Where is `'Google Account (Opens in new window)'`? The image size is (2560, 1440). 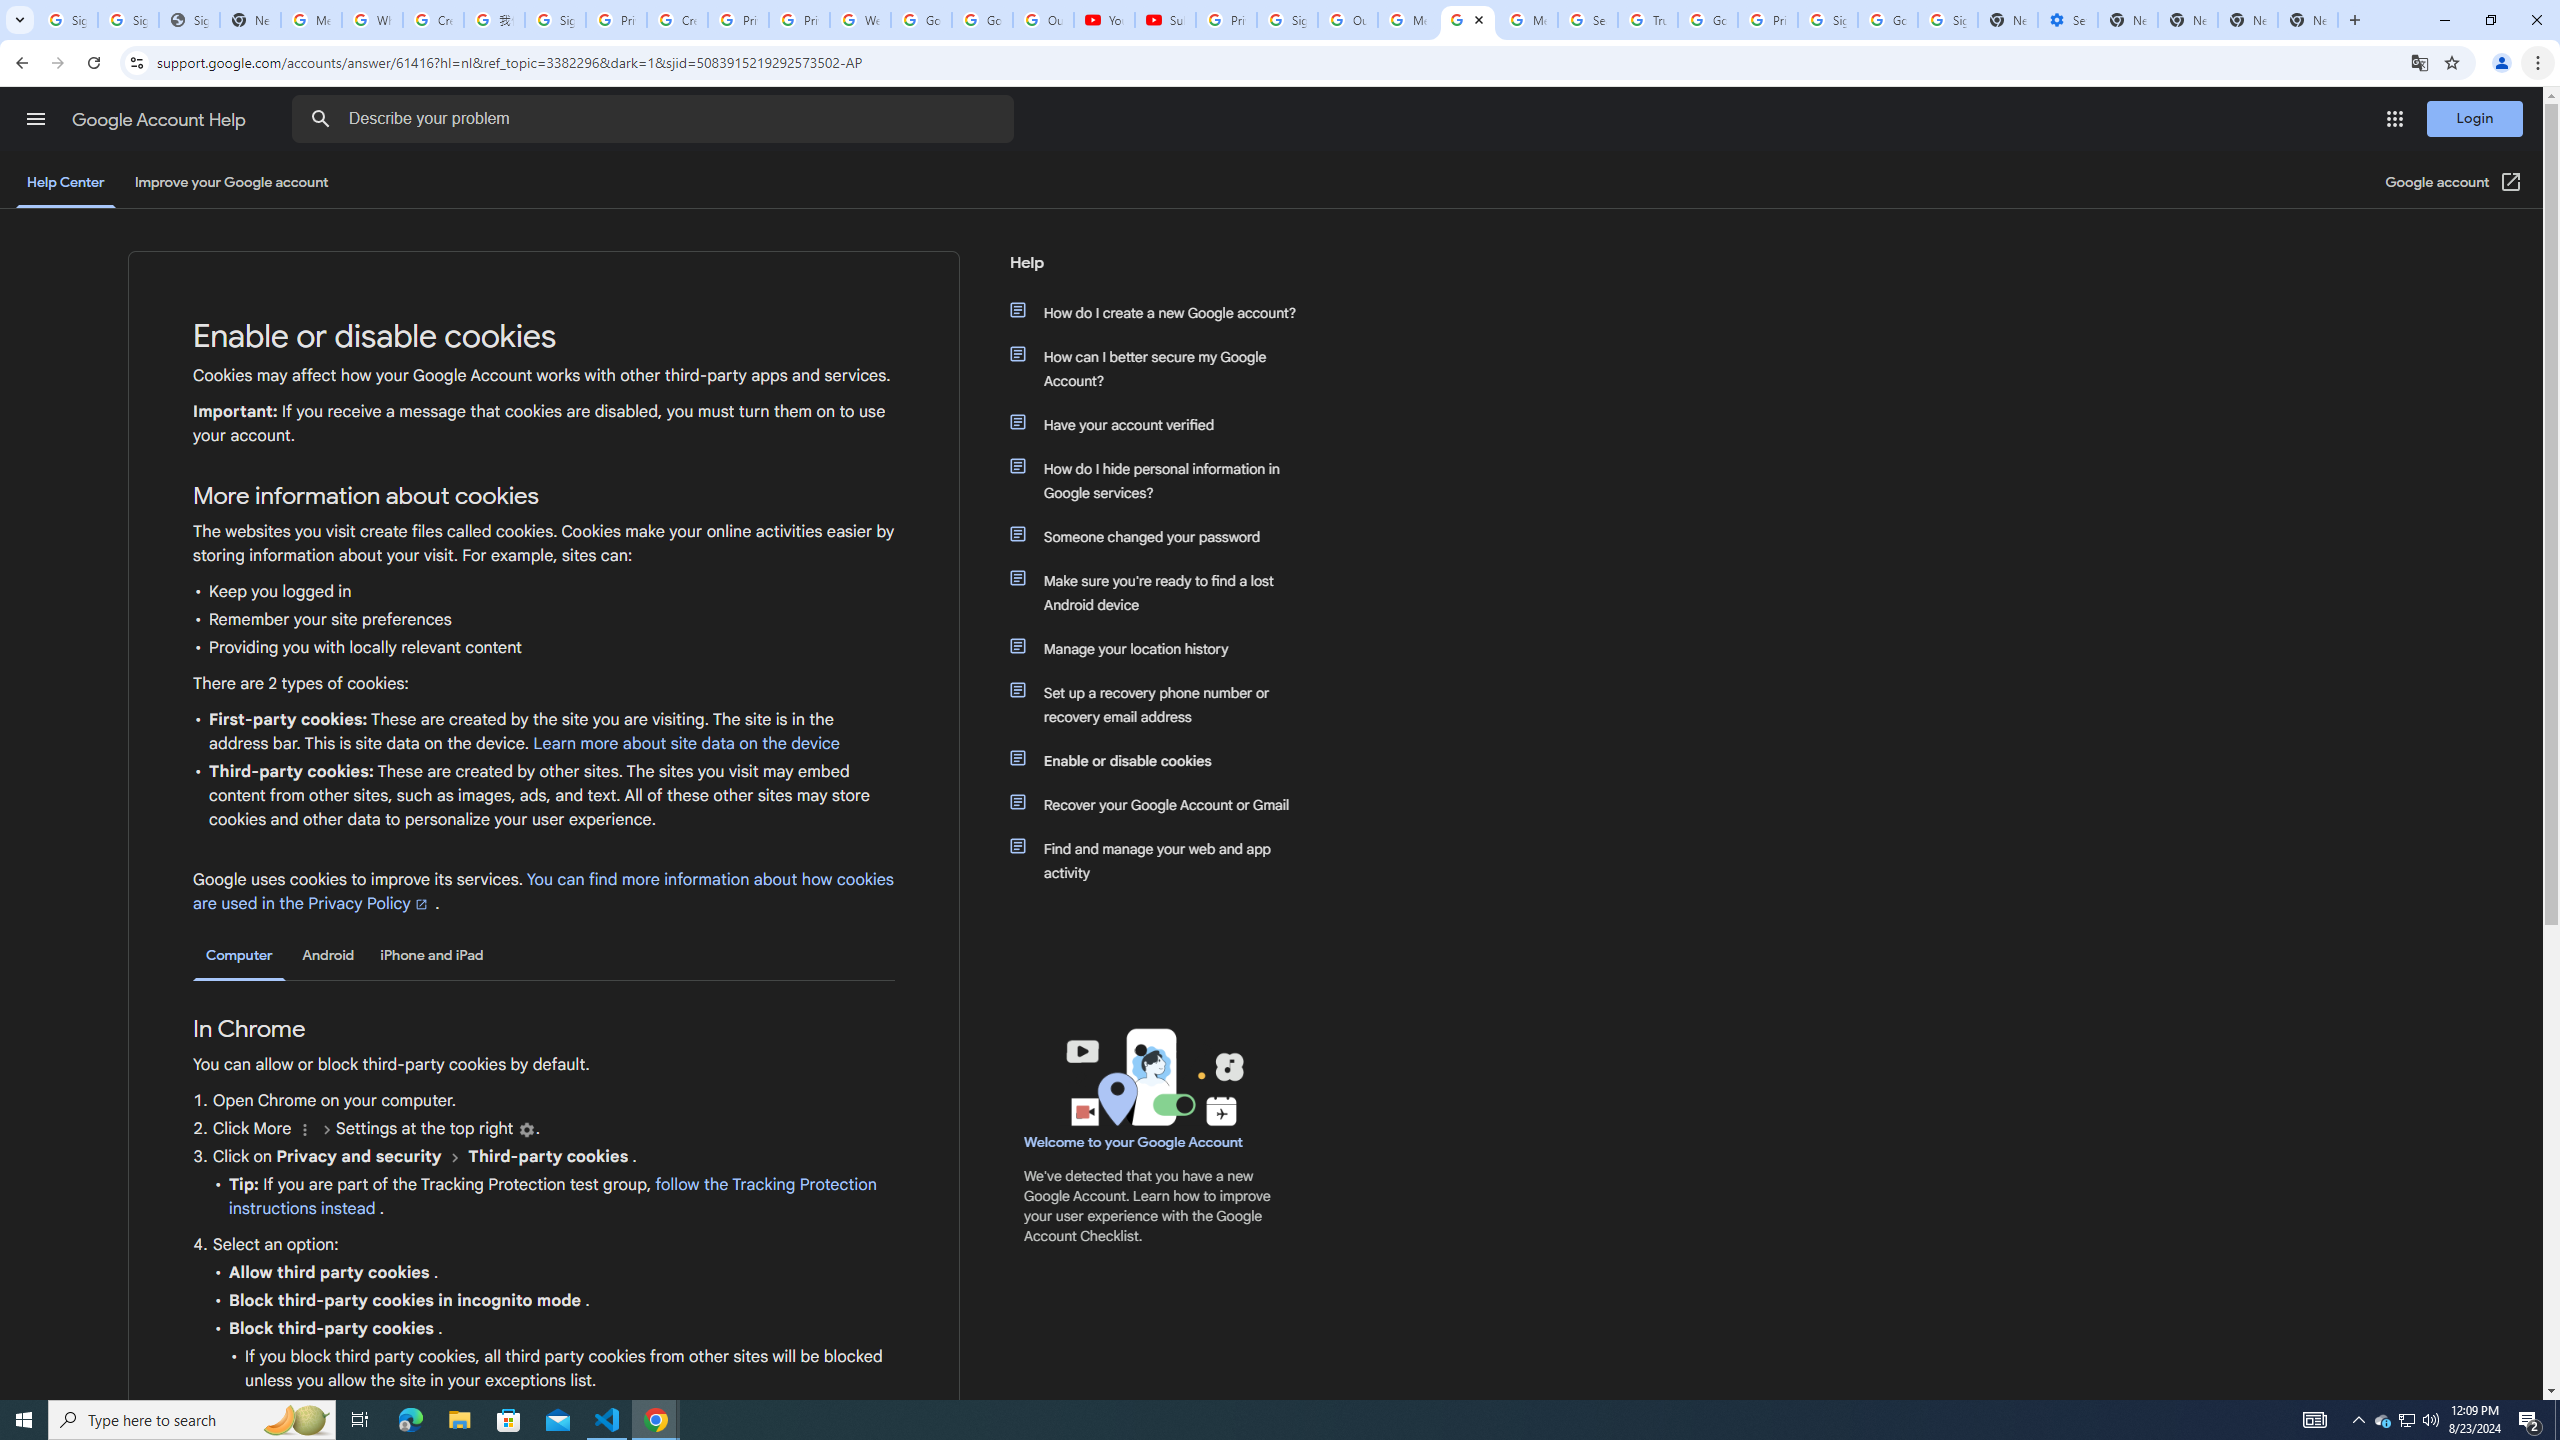 'Google Account (Opens in new window)' is located at coordinates (2454, 181).